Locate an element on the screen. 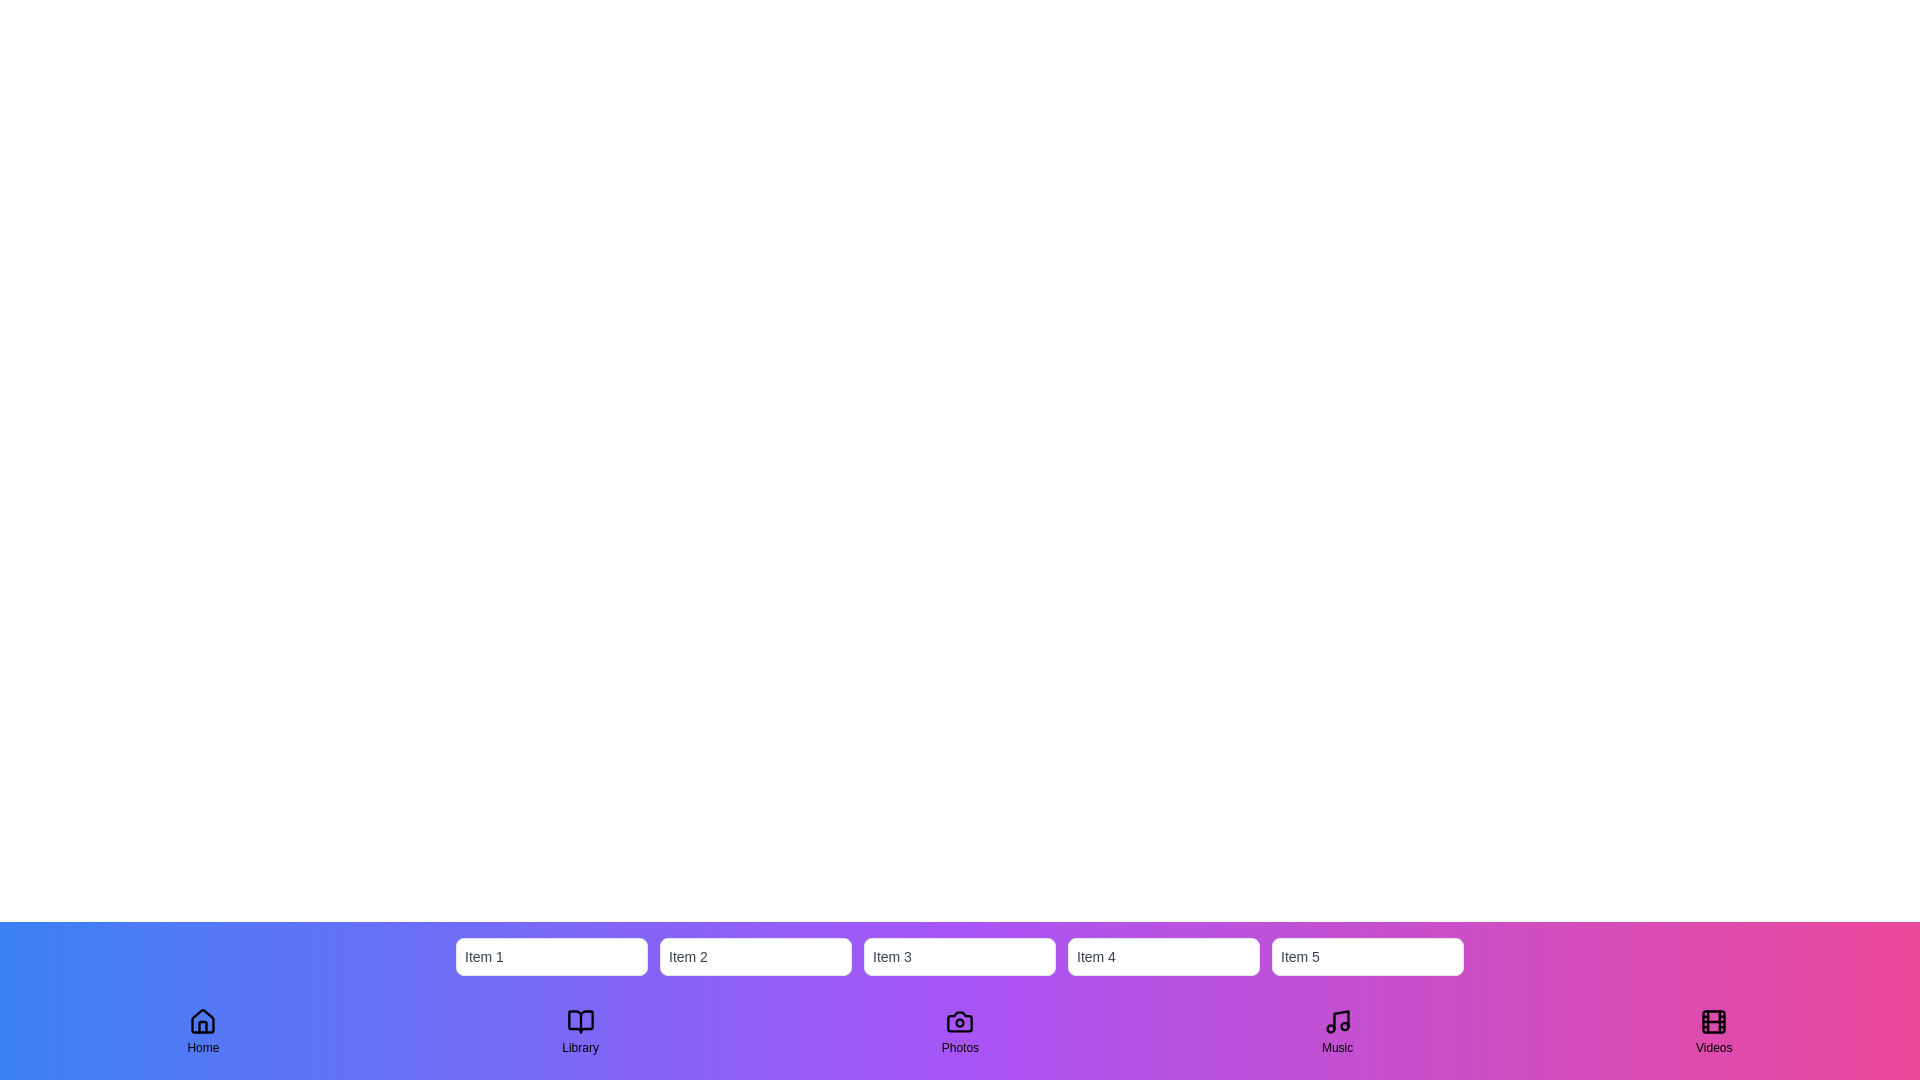 The height and width of the screenshot is (1080, 1920). the Photos tab to switch views is located at coordinates (960, 1032).